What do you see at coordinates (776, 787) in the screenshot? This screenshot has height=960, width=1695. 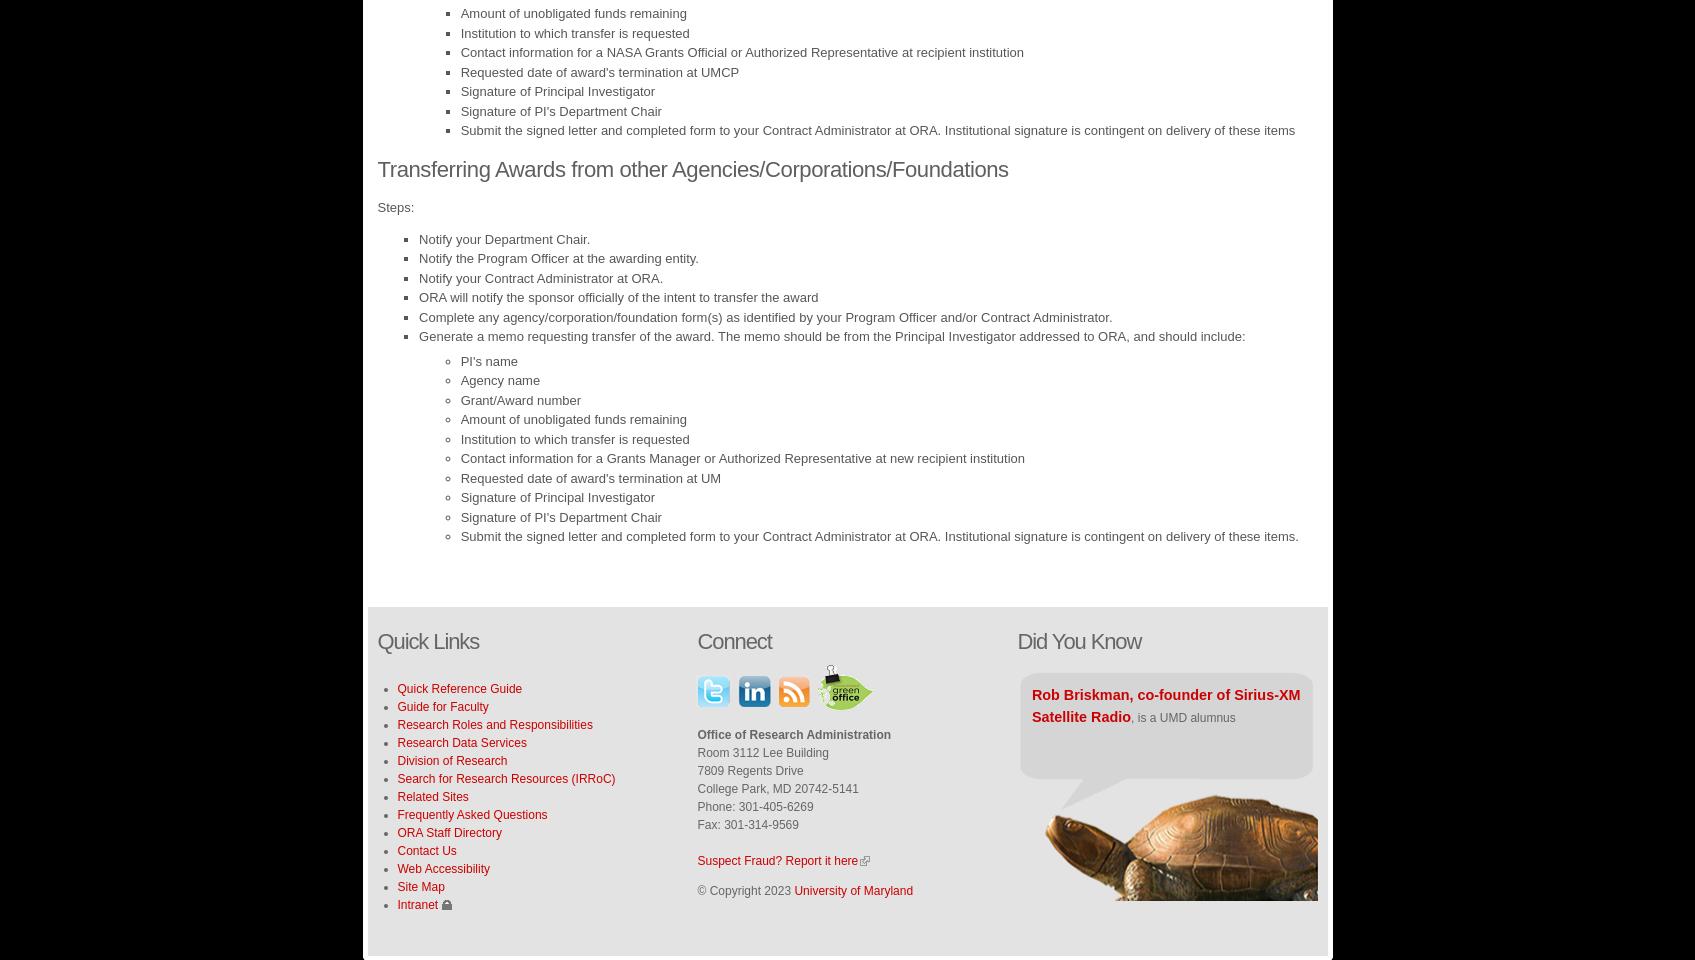 I see `'College Park, MD 20742-5141'` at bounding box center [776, 787].